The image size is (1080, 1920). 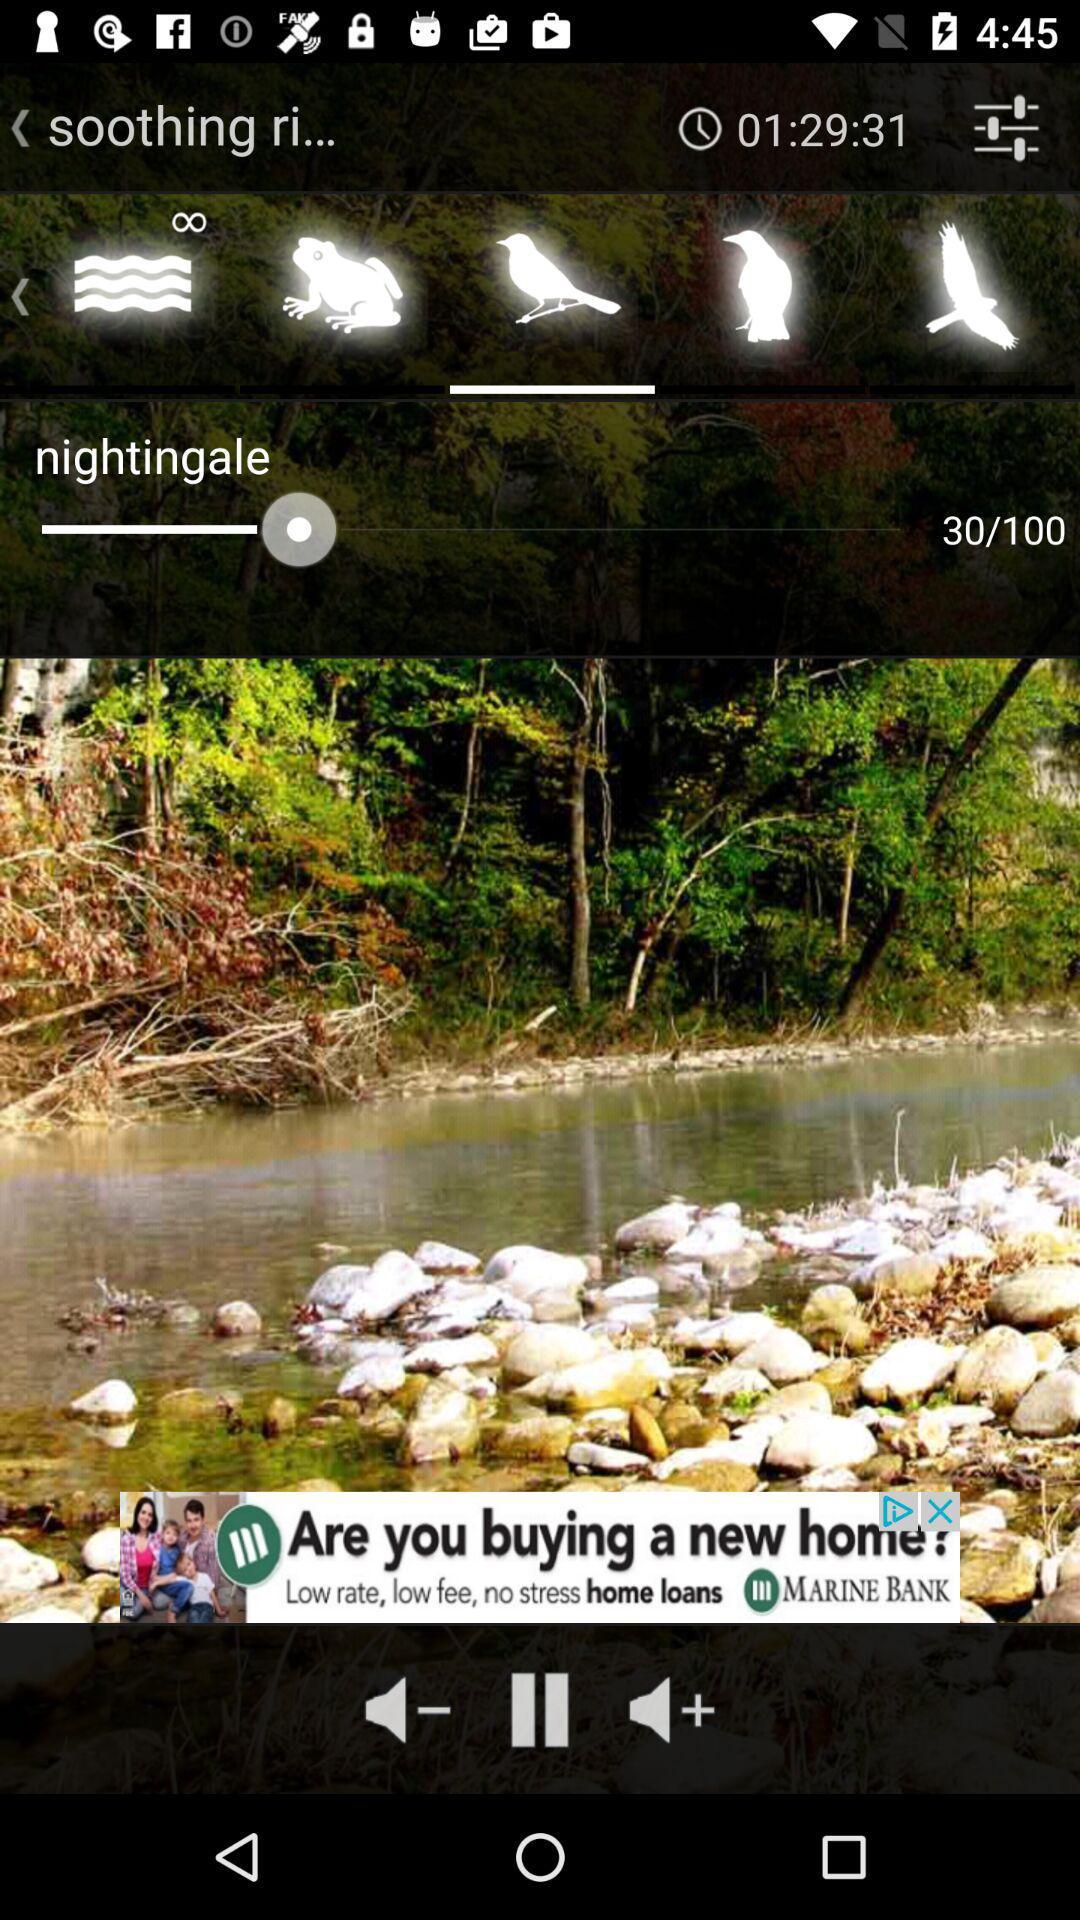 I want to click on the arrow_backward icon, so click(x=20, y=127).